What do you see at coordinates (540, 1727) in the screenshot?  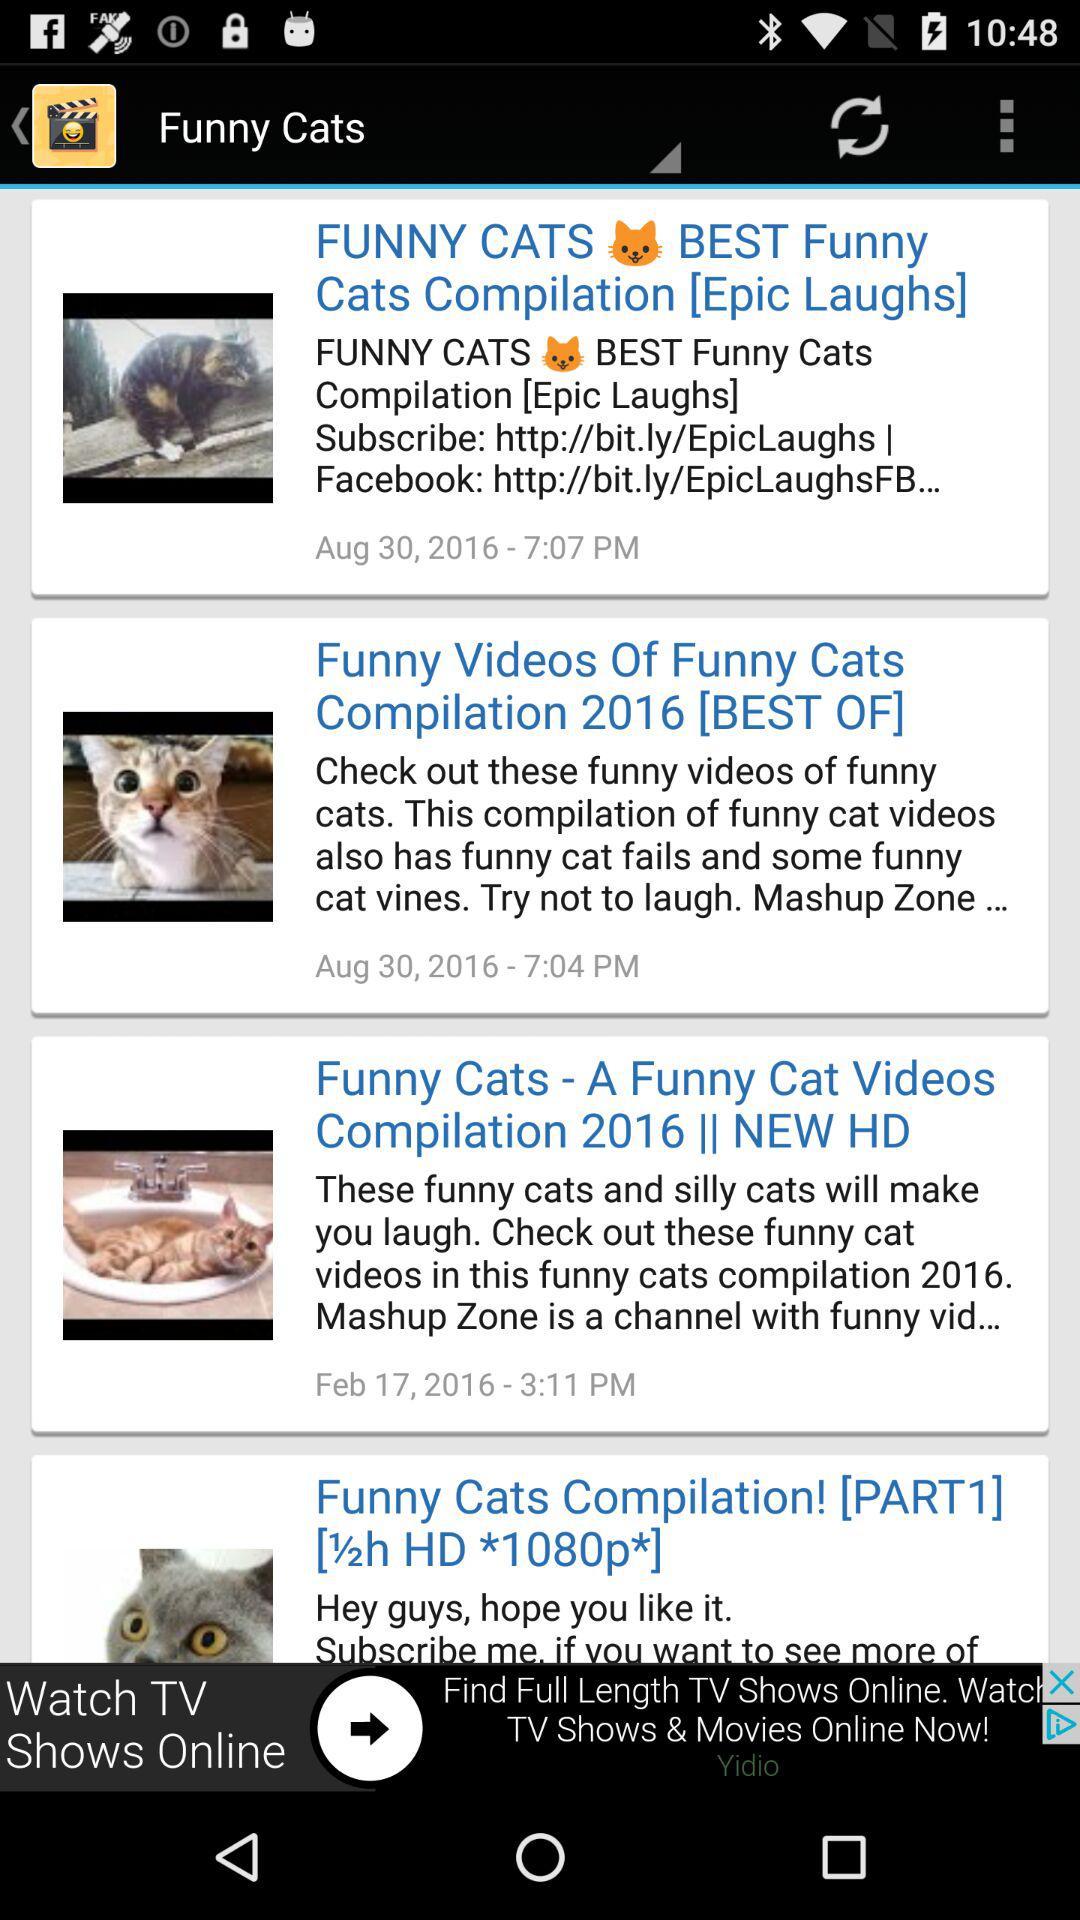 I see `advertisement` at bounding box center [540, 1727].